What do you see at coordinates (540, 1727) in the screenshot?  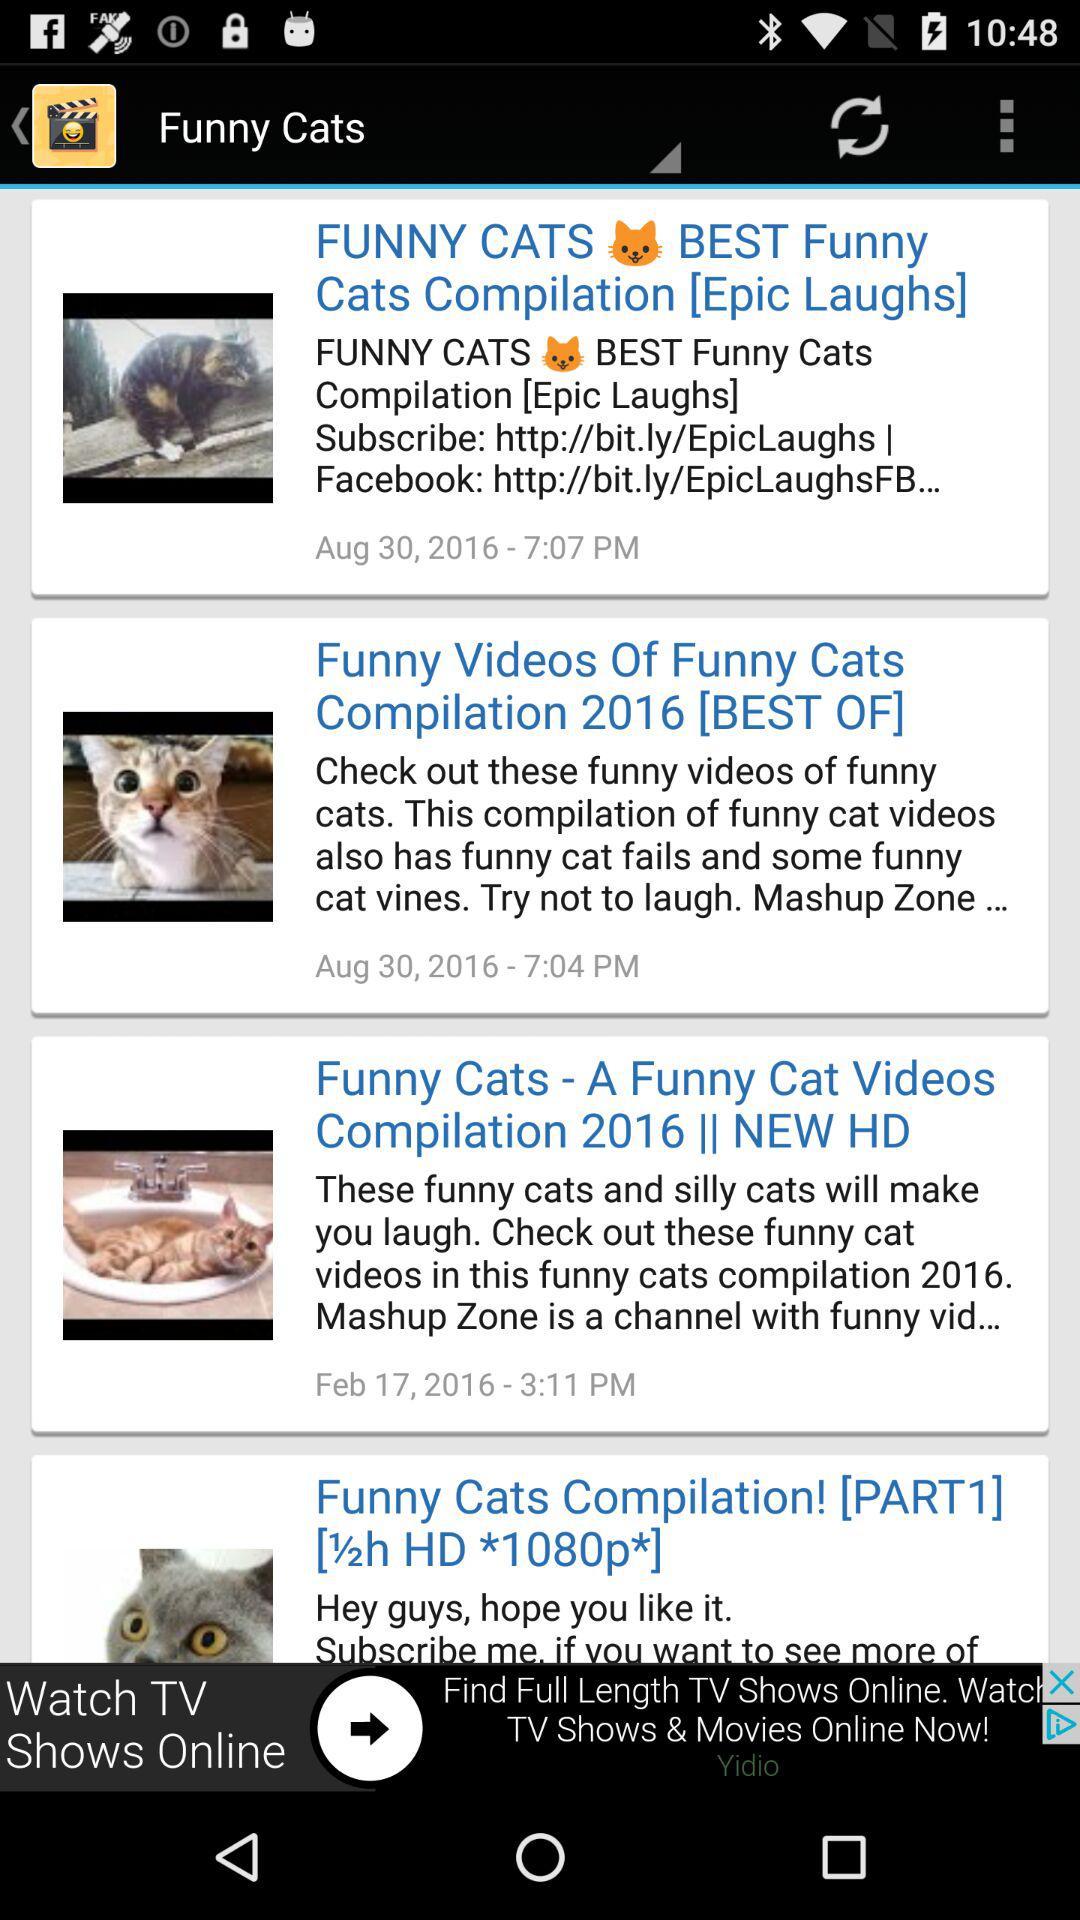 I see `advertisement` at bounding box center [540, 1727].